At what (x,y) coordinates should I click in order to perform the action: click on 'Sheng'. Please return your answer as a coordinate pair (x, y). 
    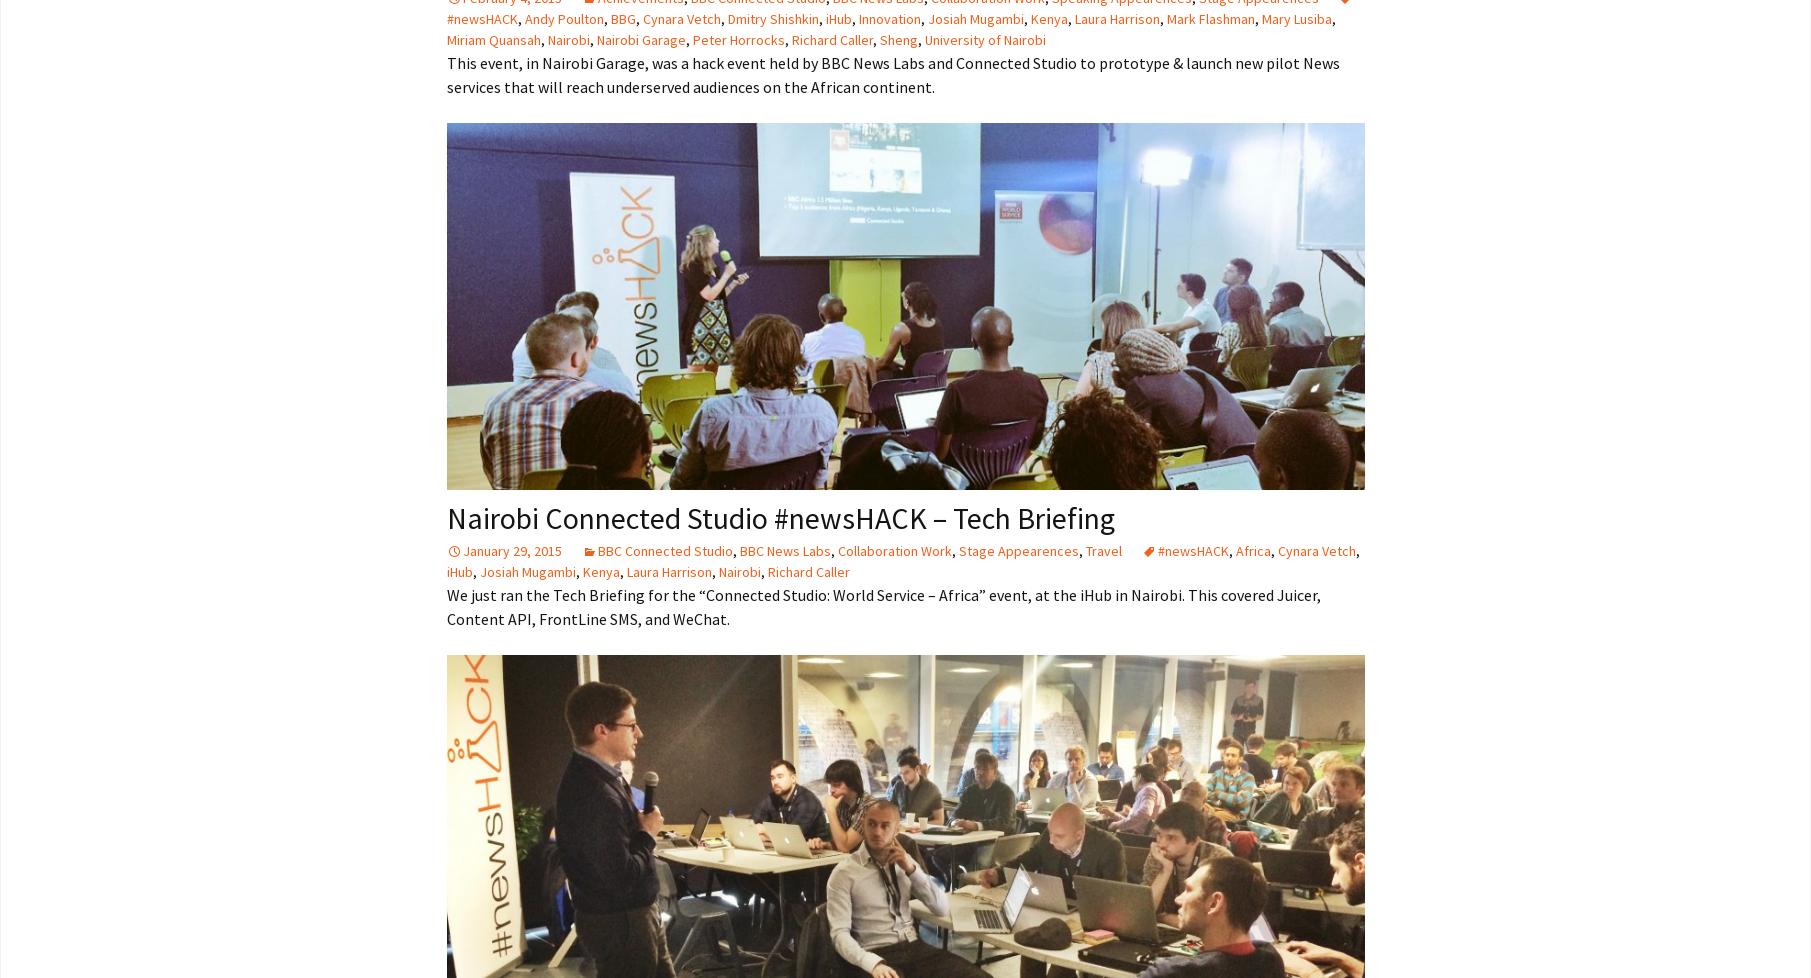
    Looking at the image, I should click on (898, 39).